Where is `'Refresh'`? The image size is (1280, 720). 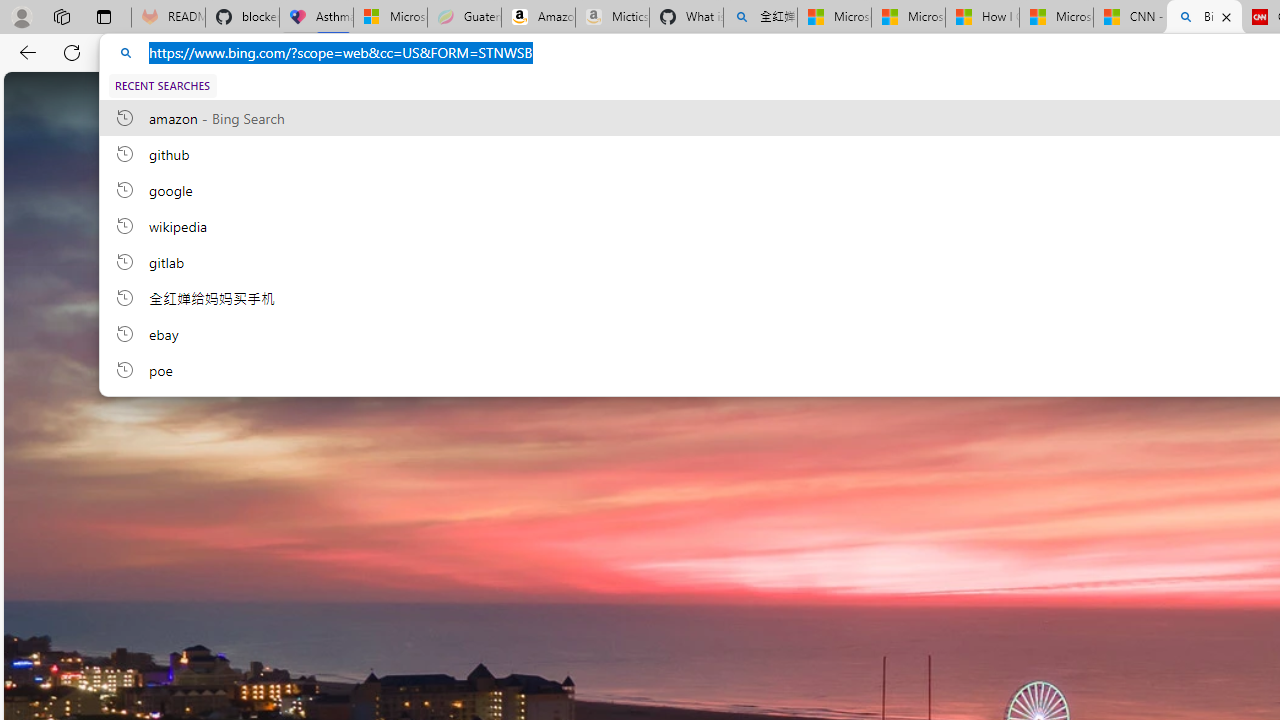
'Refresh' is located at coordinates (72, 51).